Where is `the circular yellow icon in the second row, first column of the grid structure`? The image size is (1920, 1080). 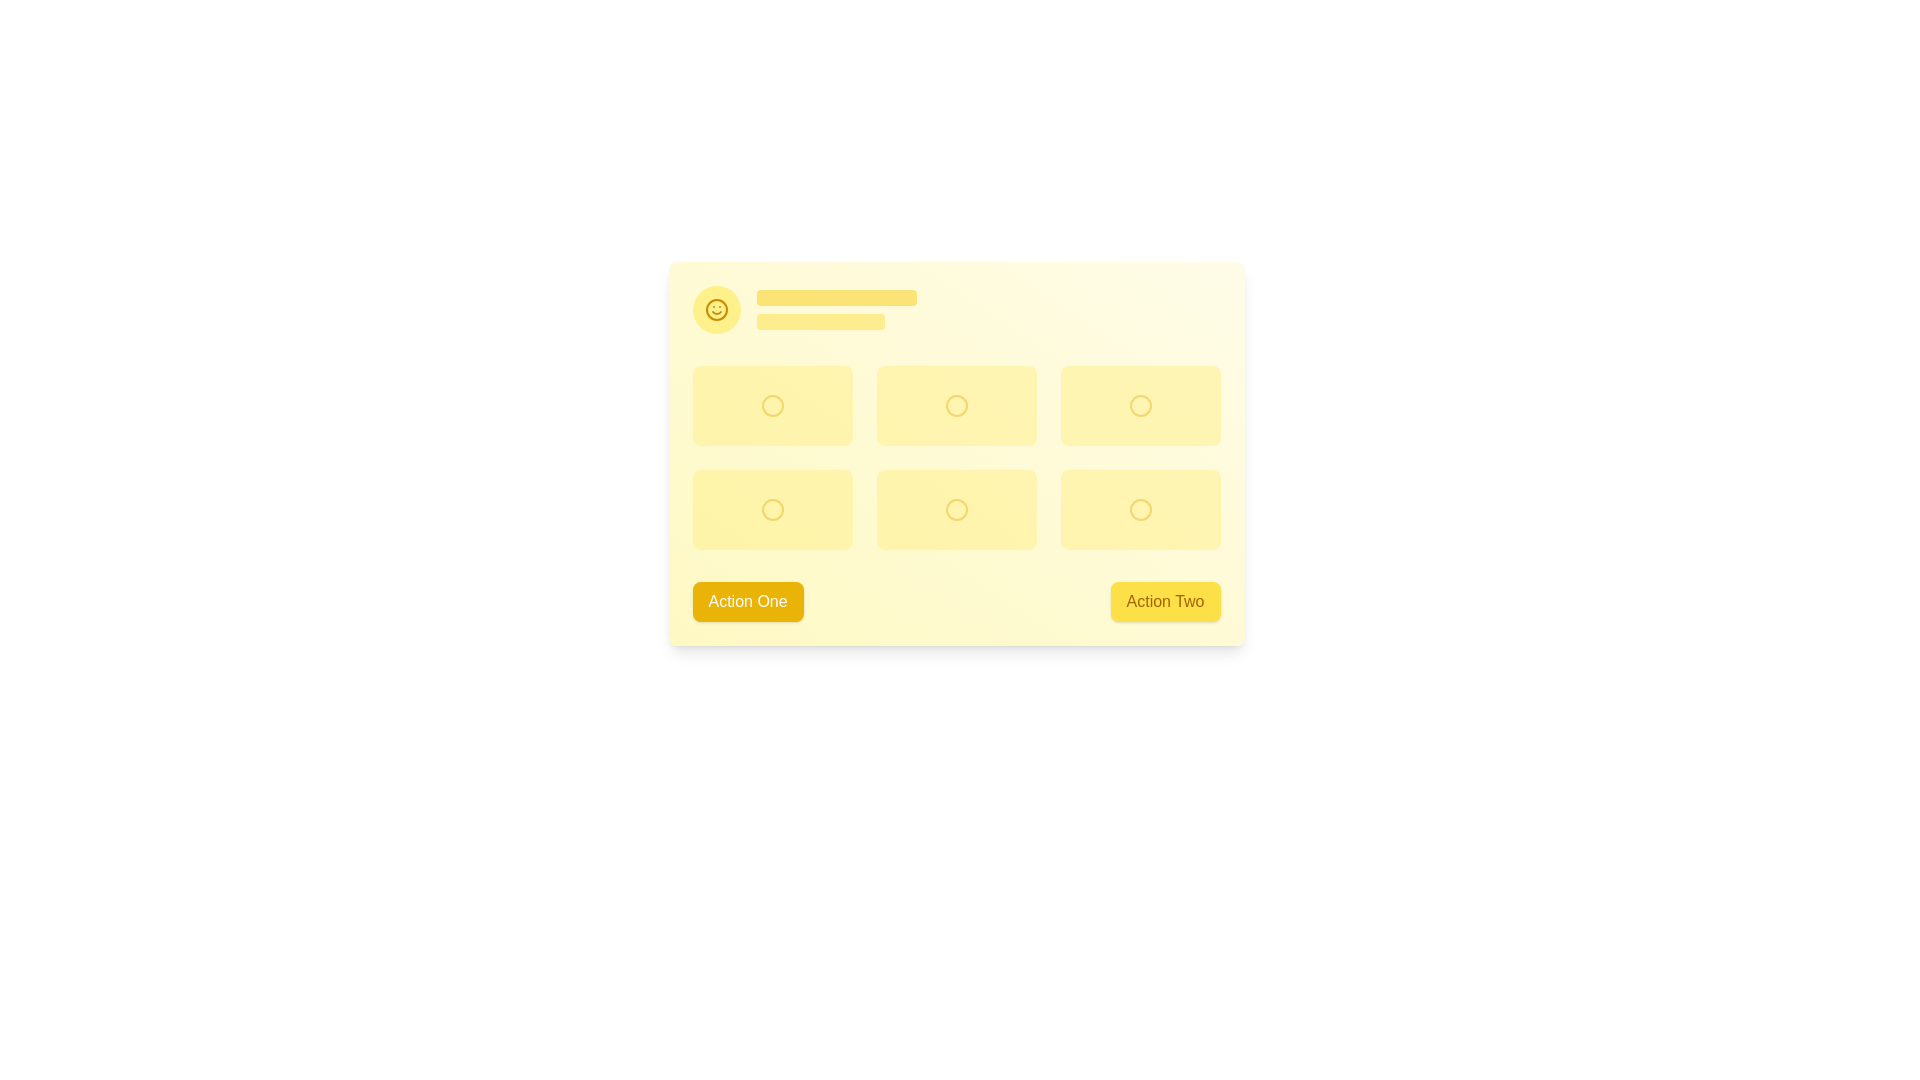 the circular yellow icon in the second row, first column of the grid structure is located at coordinates (771, 508).